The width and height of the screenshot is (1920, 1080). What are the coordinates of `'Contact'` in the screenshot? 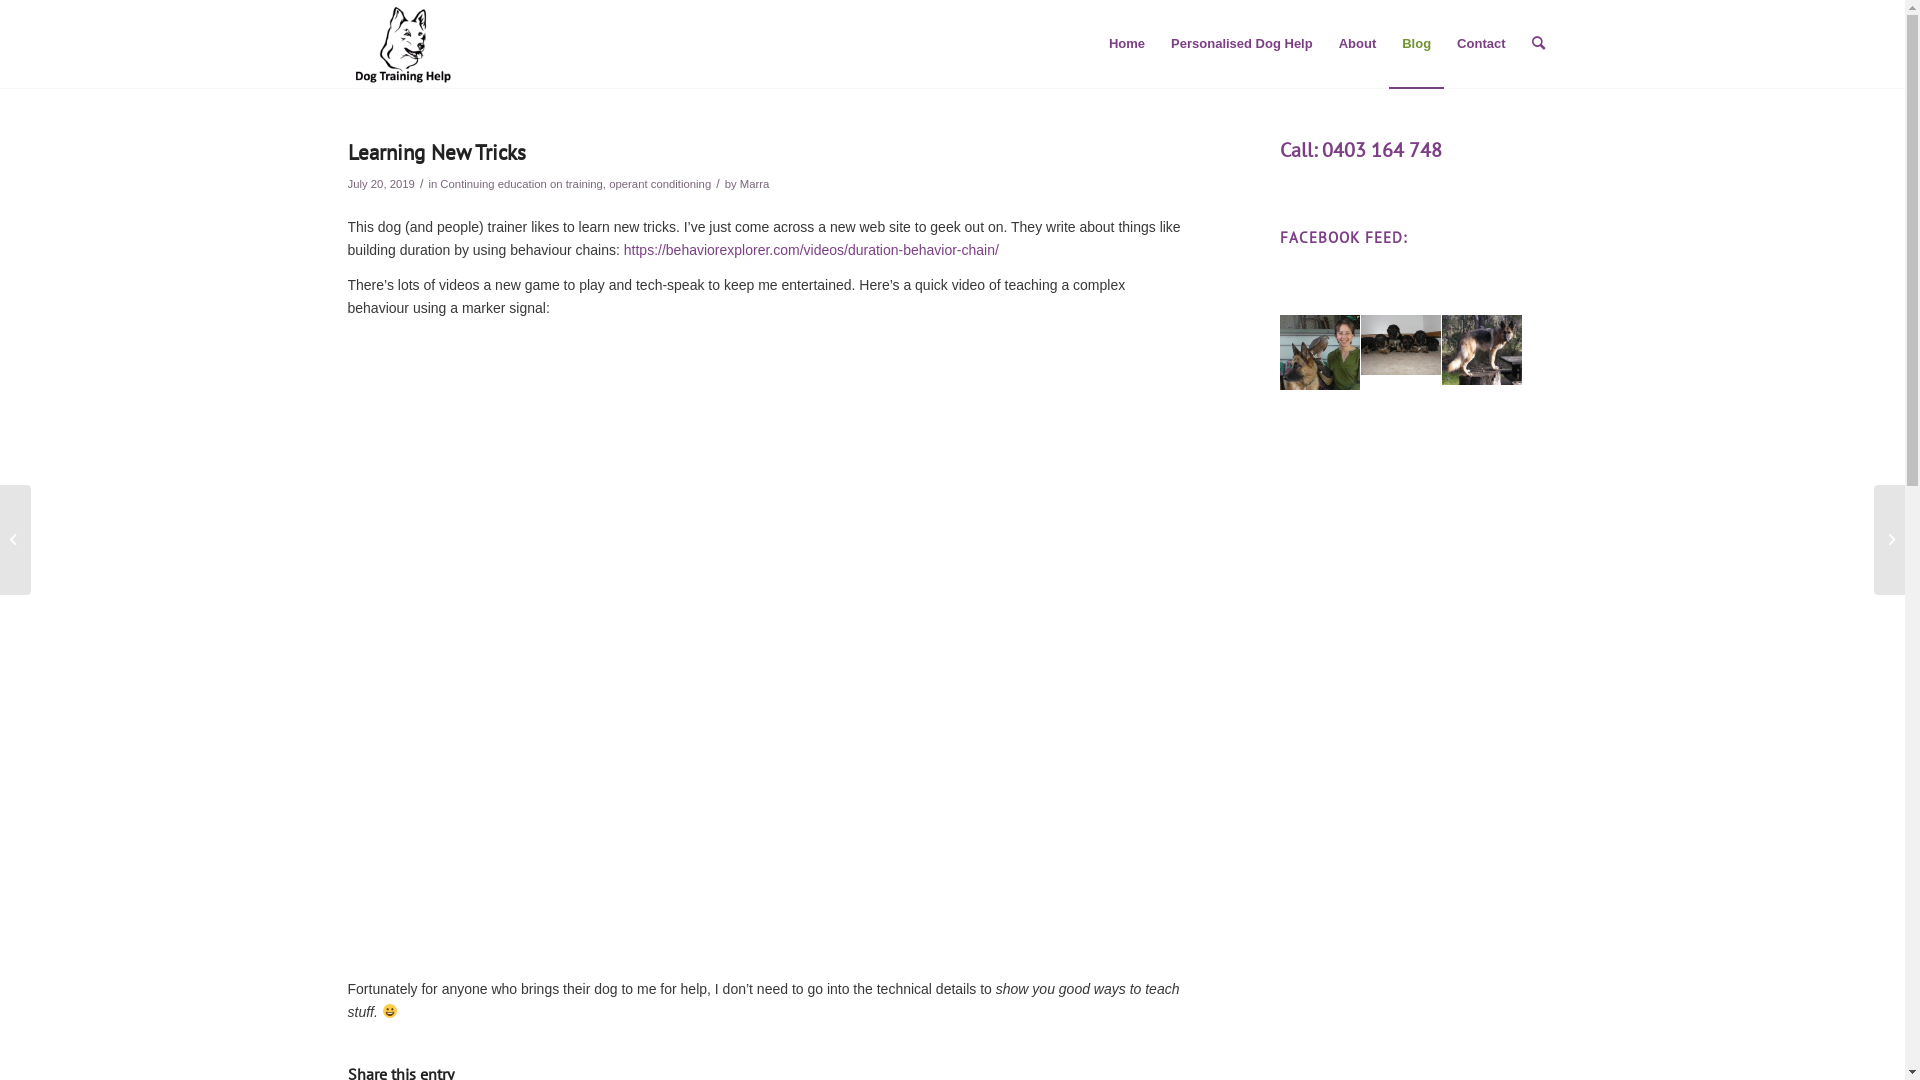 It's located at (1481, 43).